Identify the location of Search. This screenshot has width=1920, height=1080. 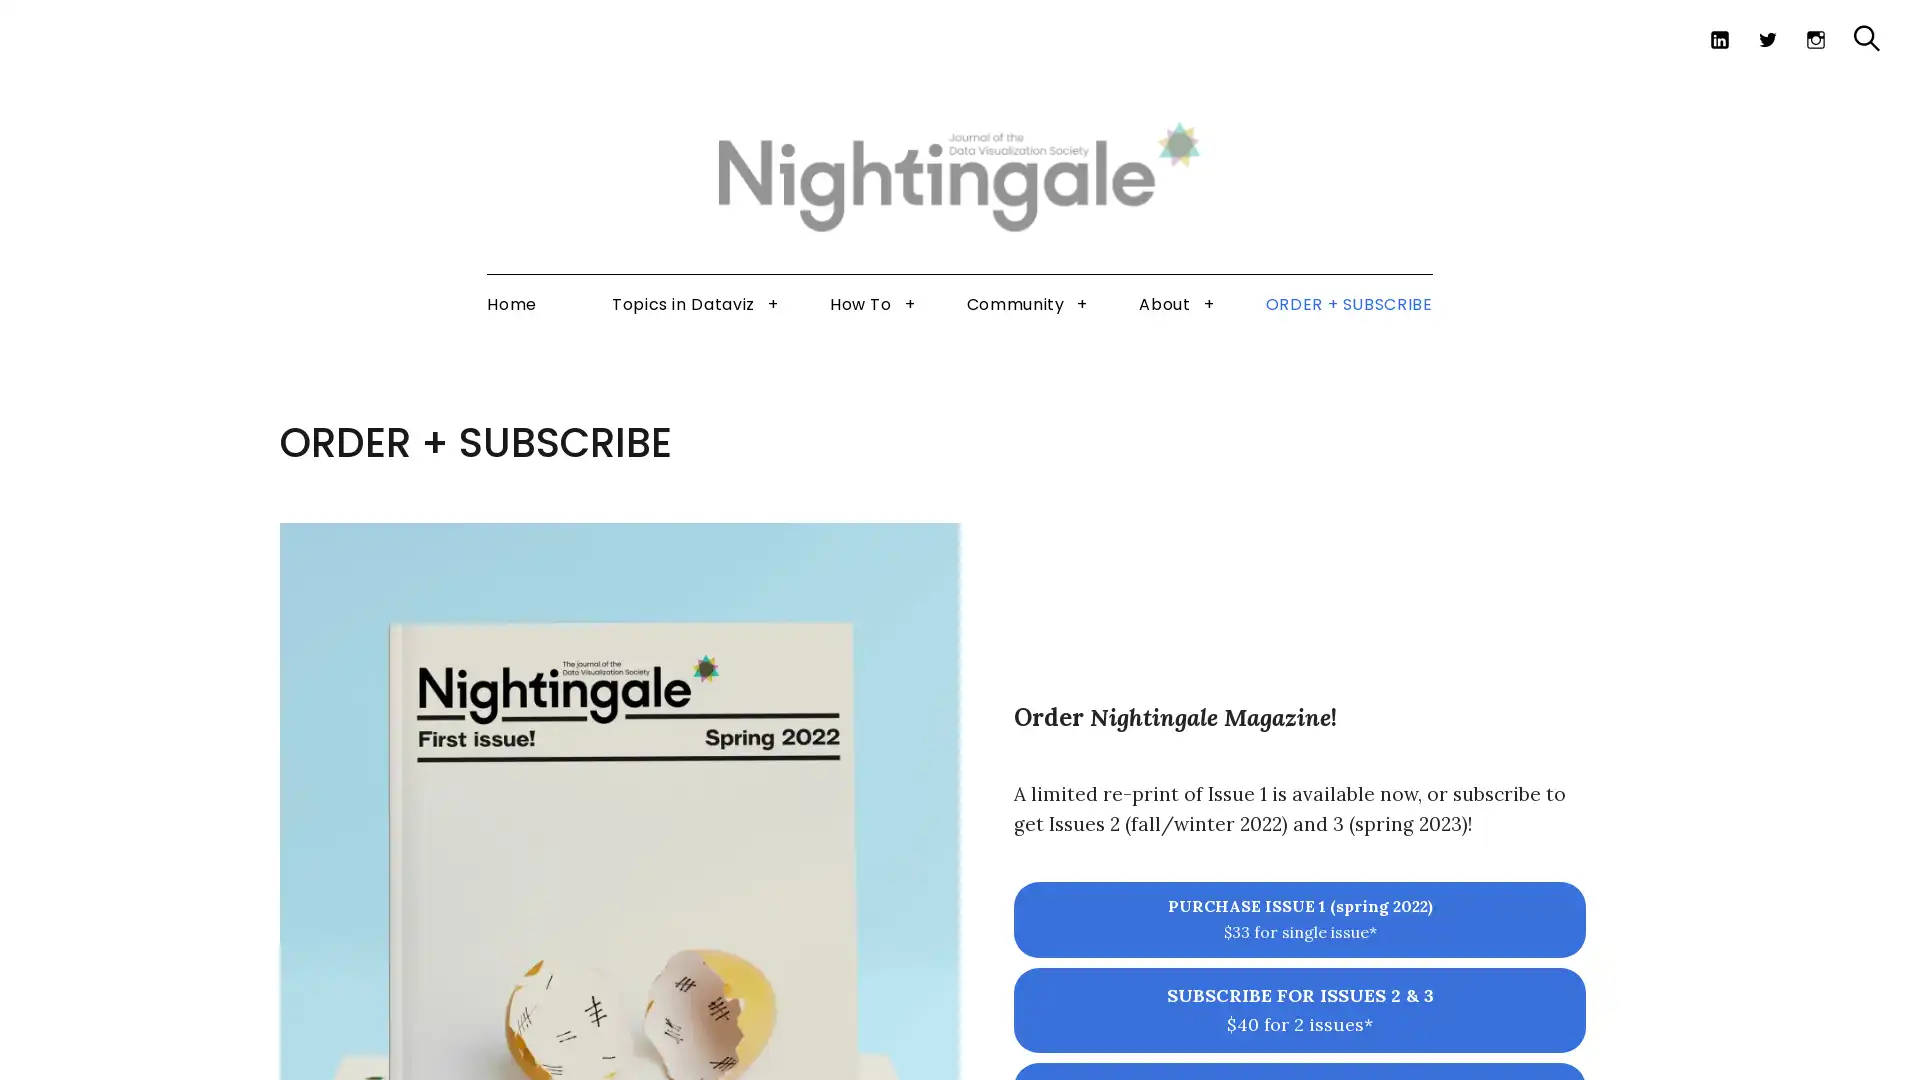
(1824, 29).